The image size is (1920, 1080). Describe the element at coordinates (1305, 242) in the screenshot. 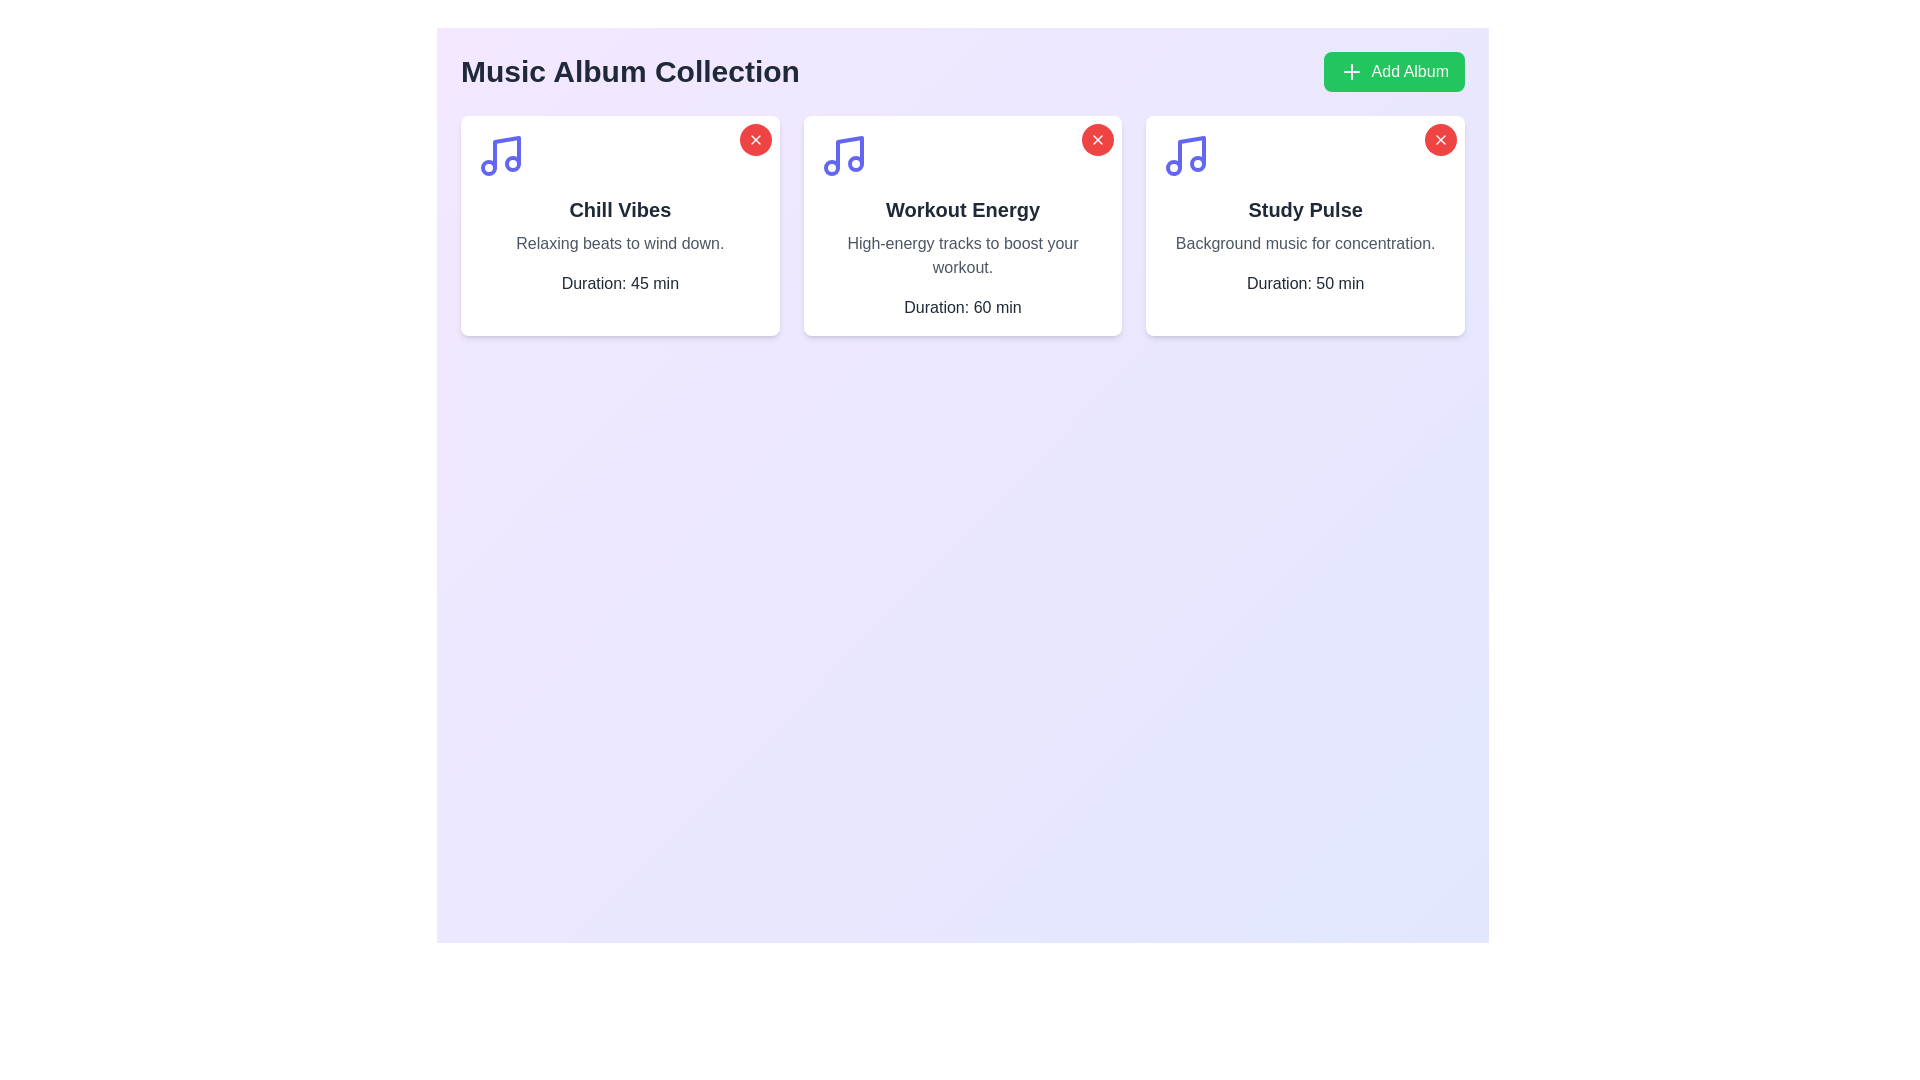

I see `the static text element that provides a brief description for the 'Study Pulse' card, located centrally in the third column of a three-column layout` at that location.